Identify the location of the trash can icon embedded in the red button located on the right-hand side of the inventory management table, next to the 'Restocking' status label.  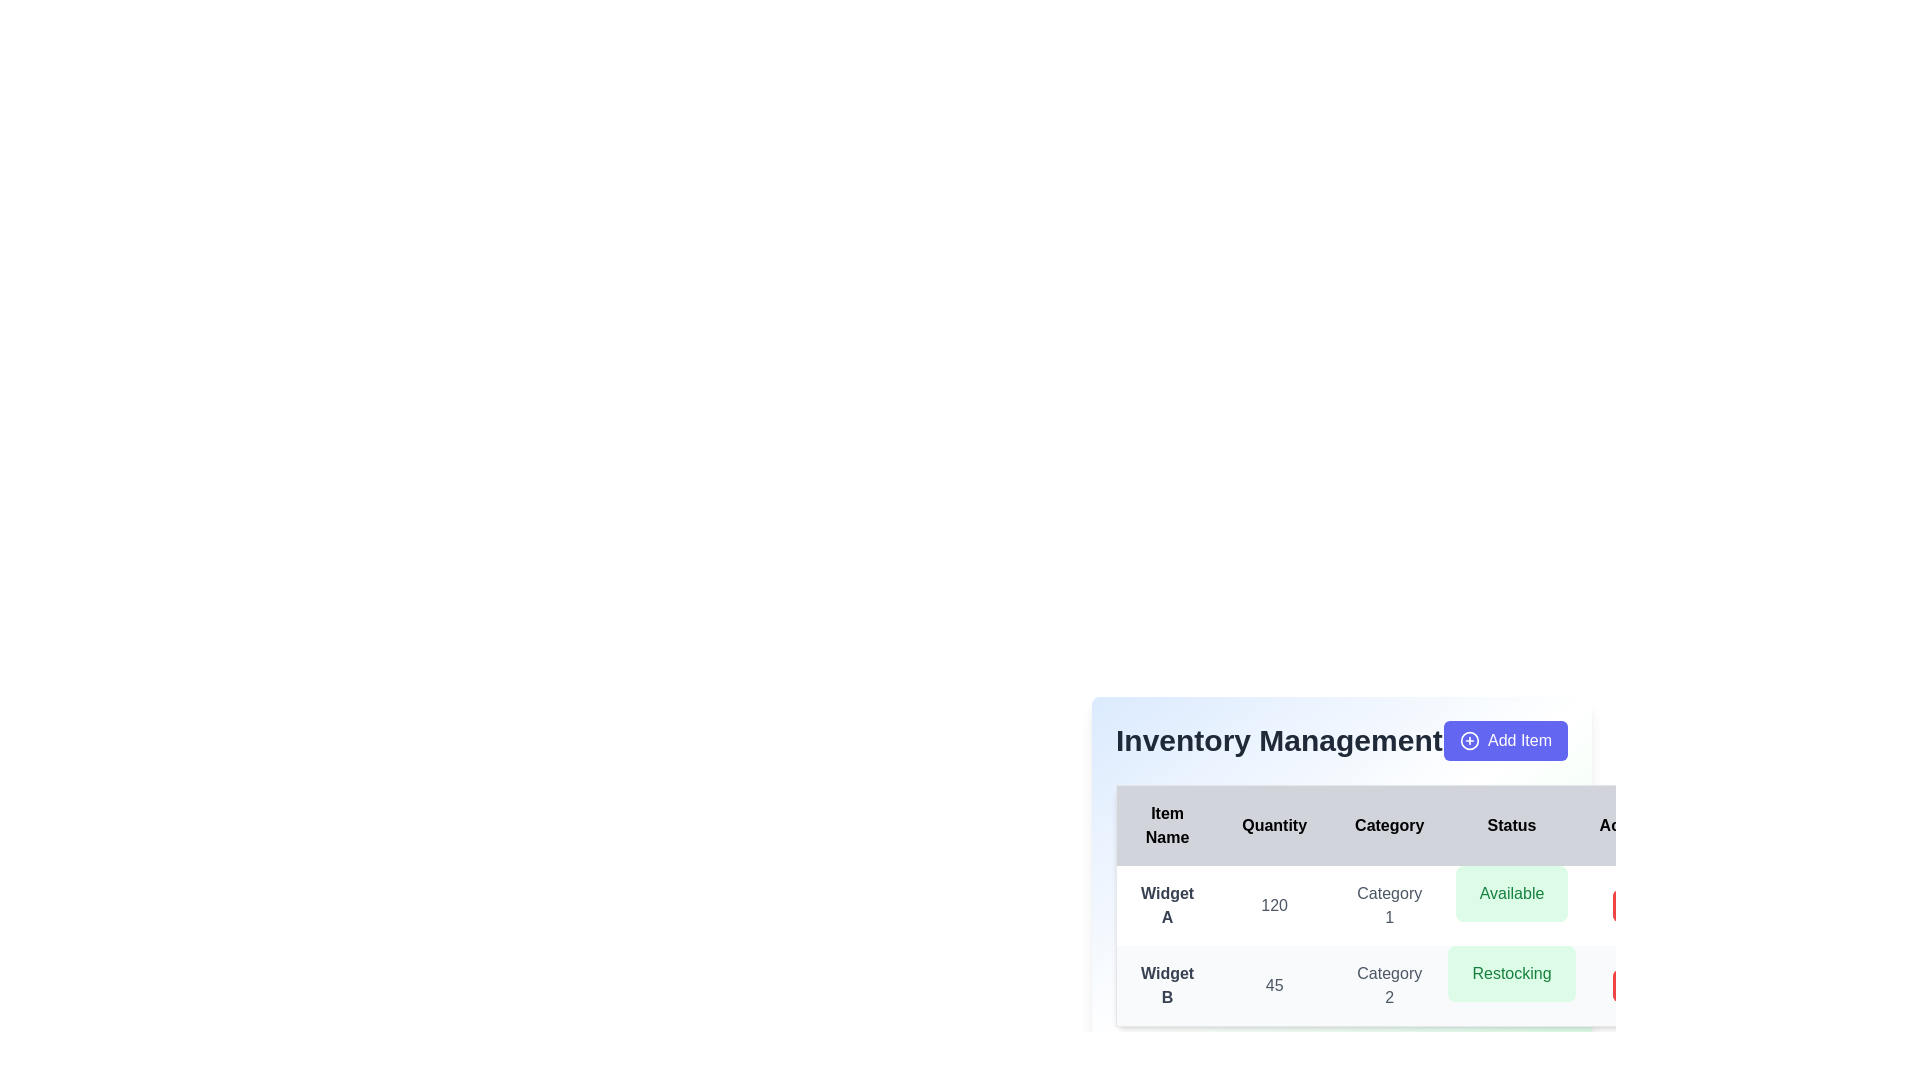
(1628, 985).